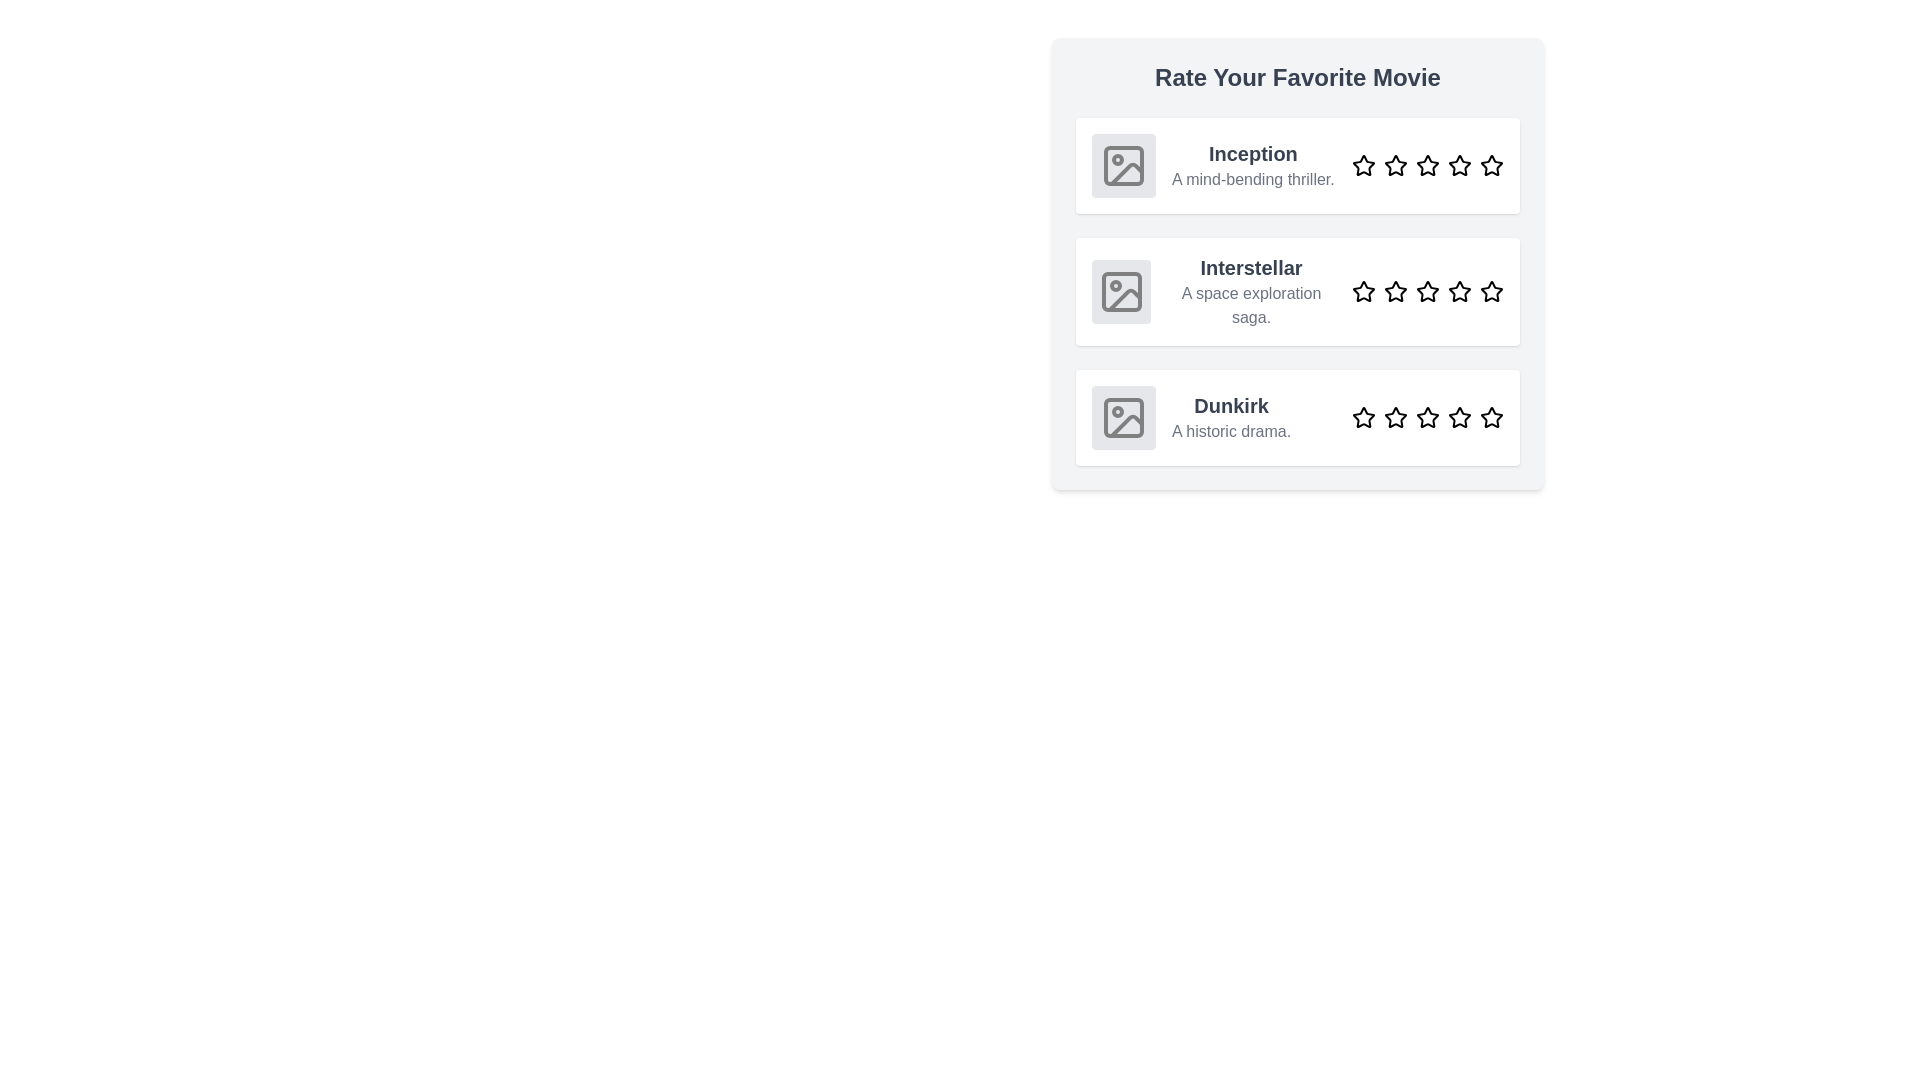 The width and height of the screenshot is (1920, 1080). What do you see at coordinates (1362, 292) in the screenshot?
I see `the first rating star in the rating component for the movie 'Interstellar' to record the rating` at bounding box center [1362, 292].